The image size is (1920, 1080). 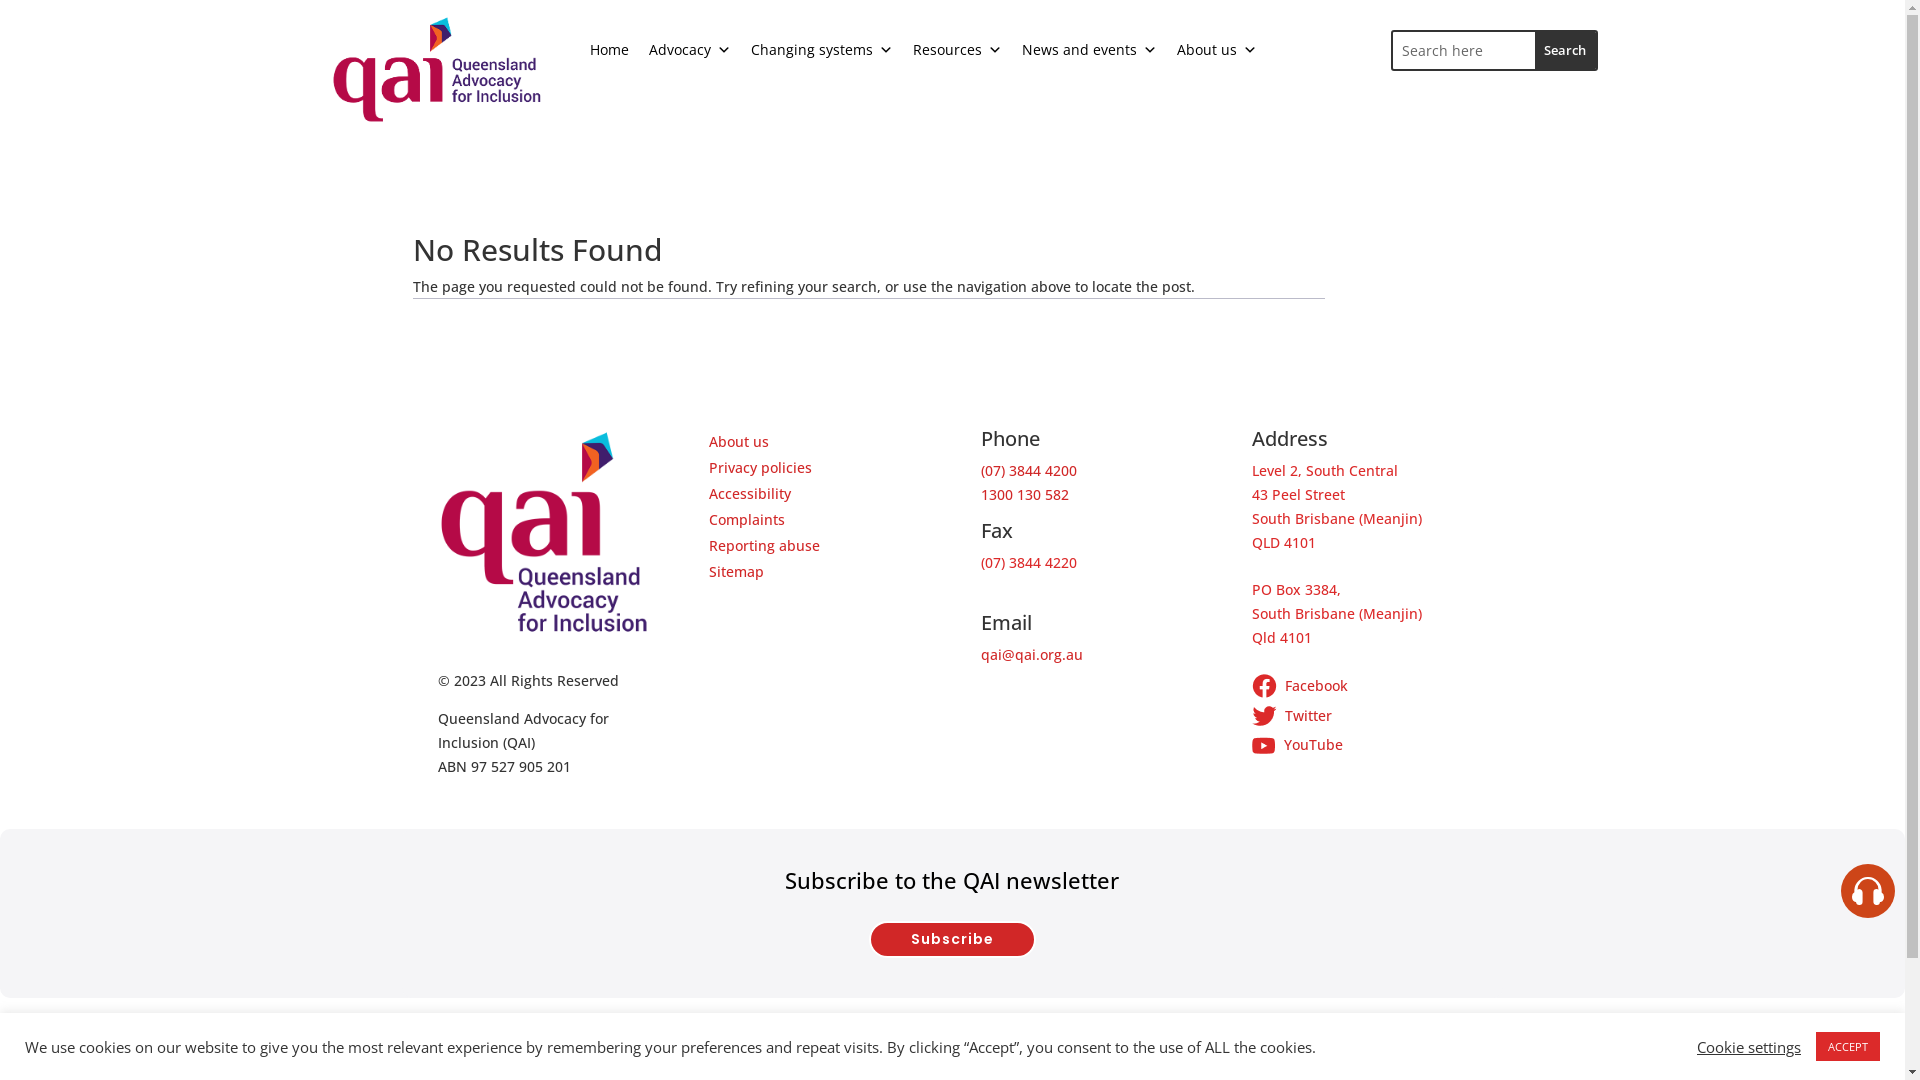 I want to click on 'About us', so click(x=1214, y=49).